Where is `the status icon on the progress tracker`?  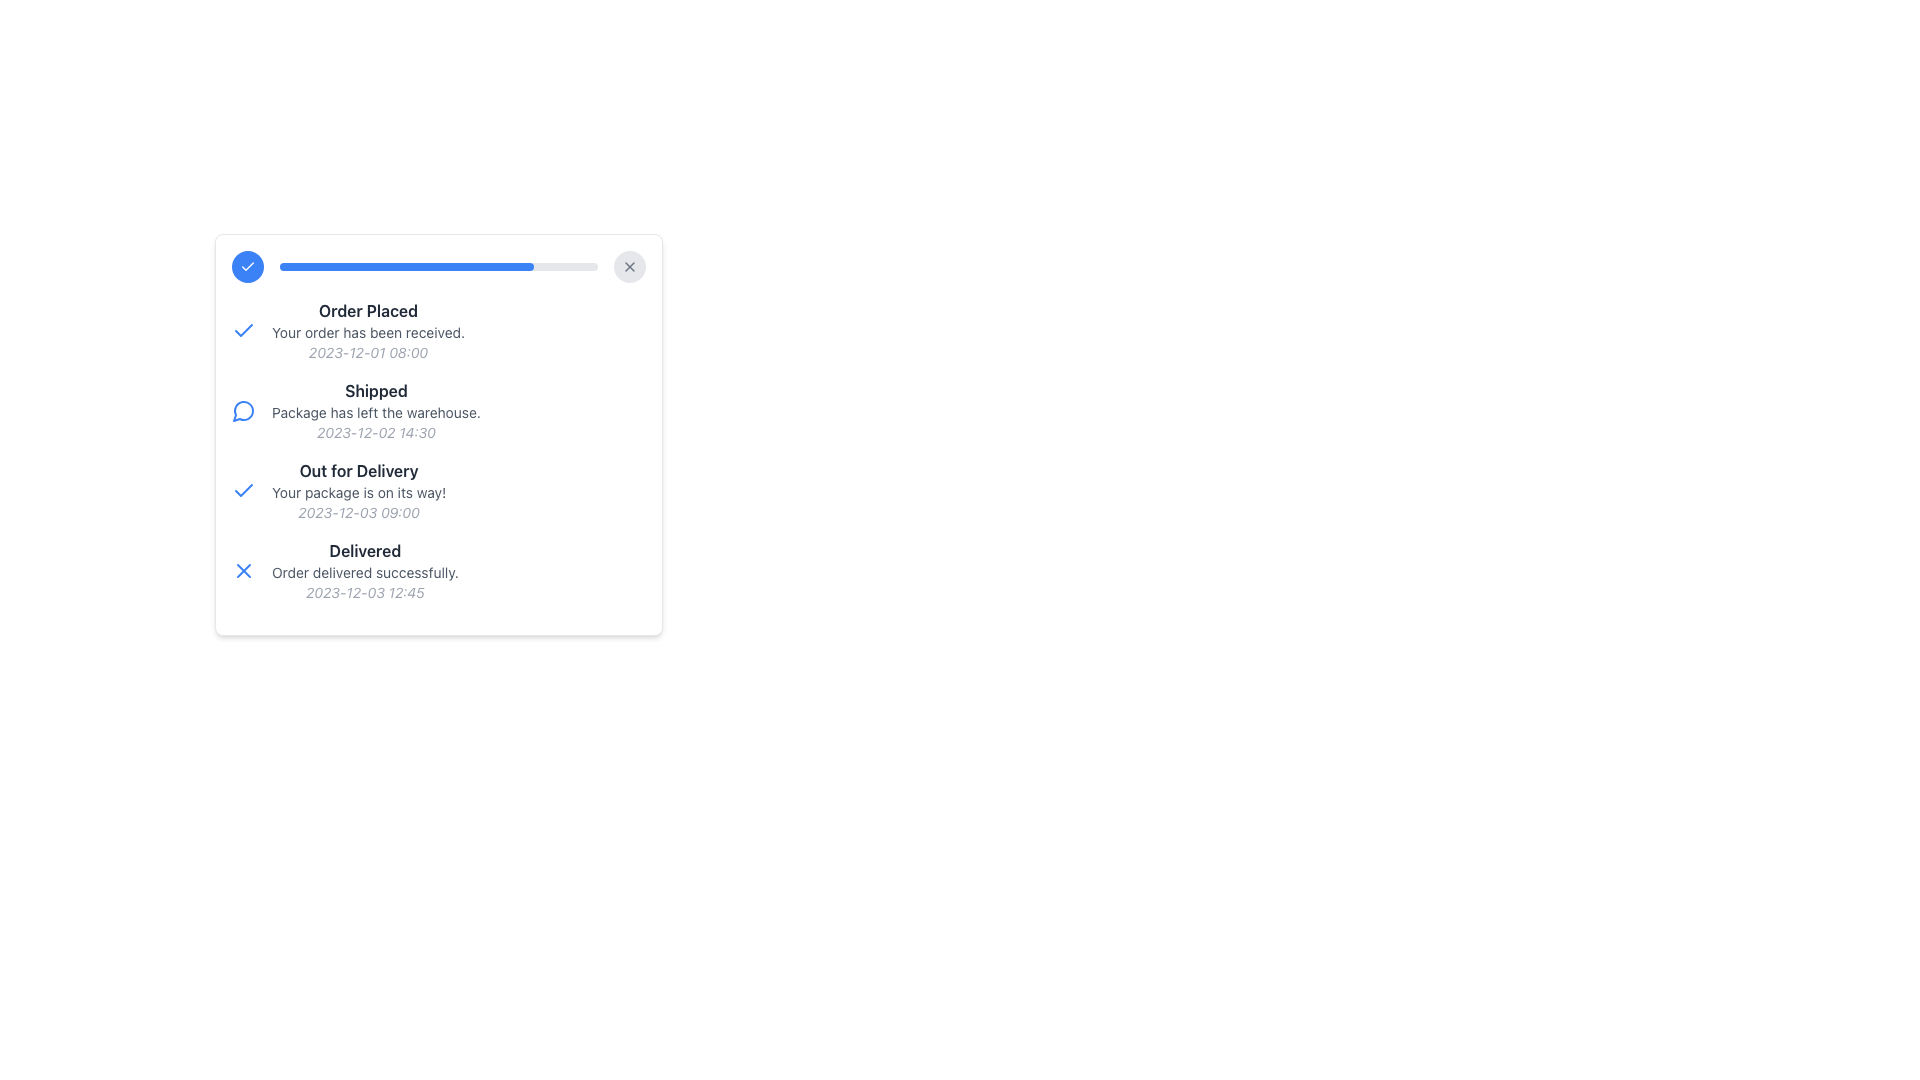 the status icon on the progress tracker is located at coordinates (437, 416).